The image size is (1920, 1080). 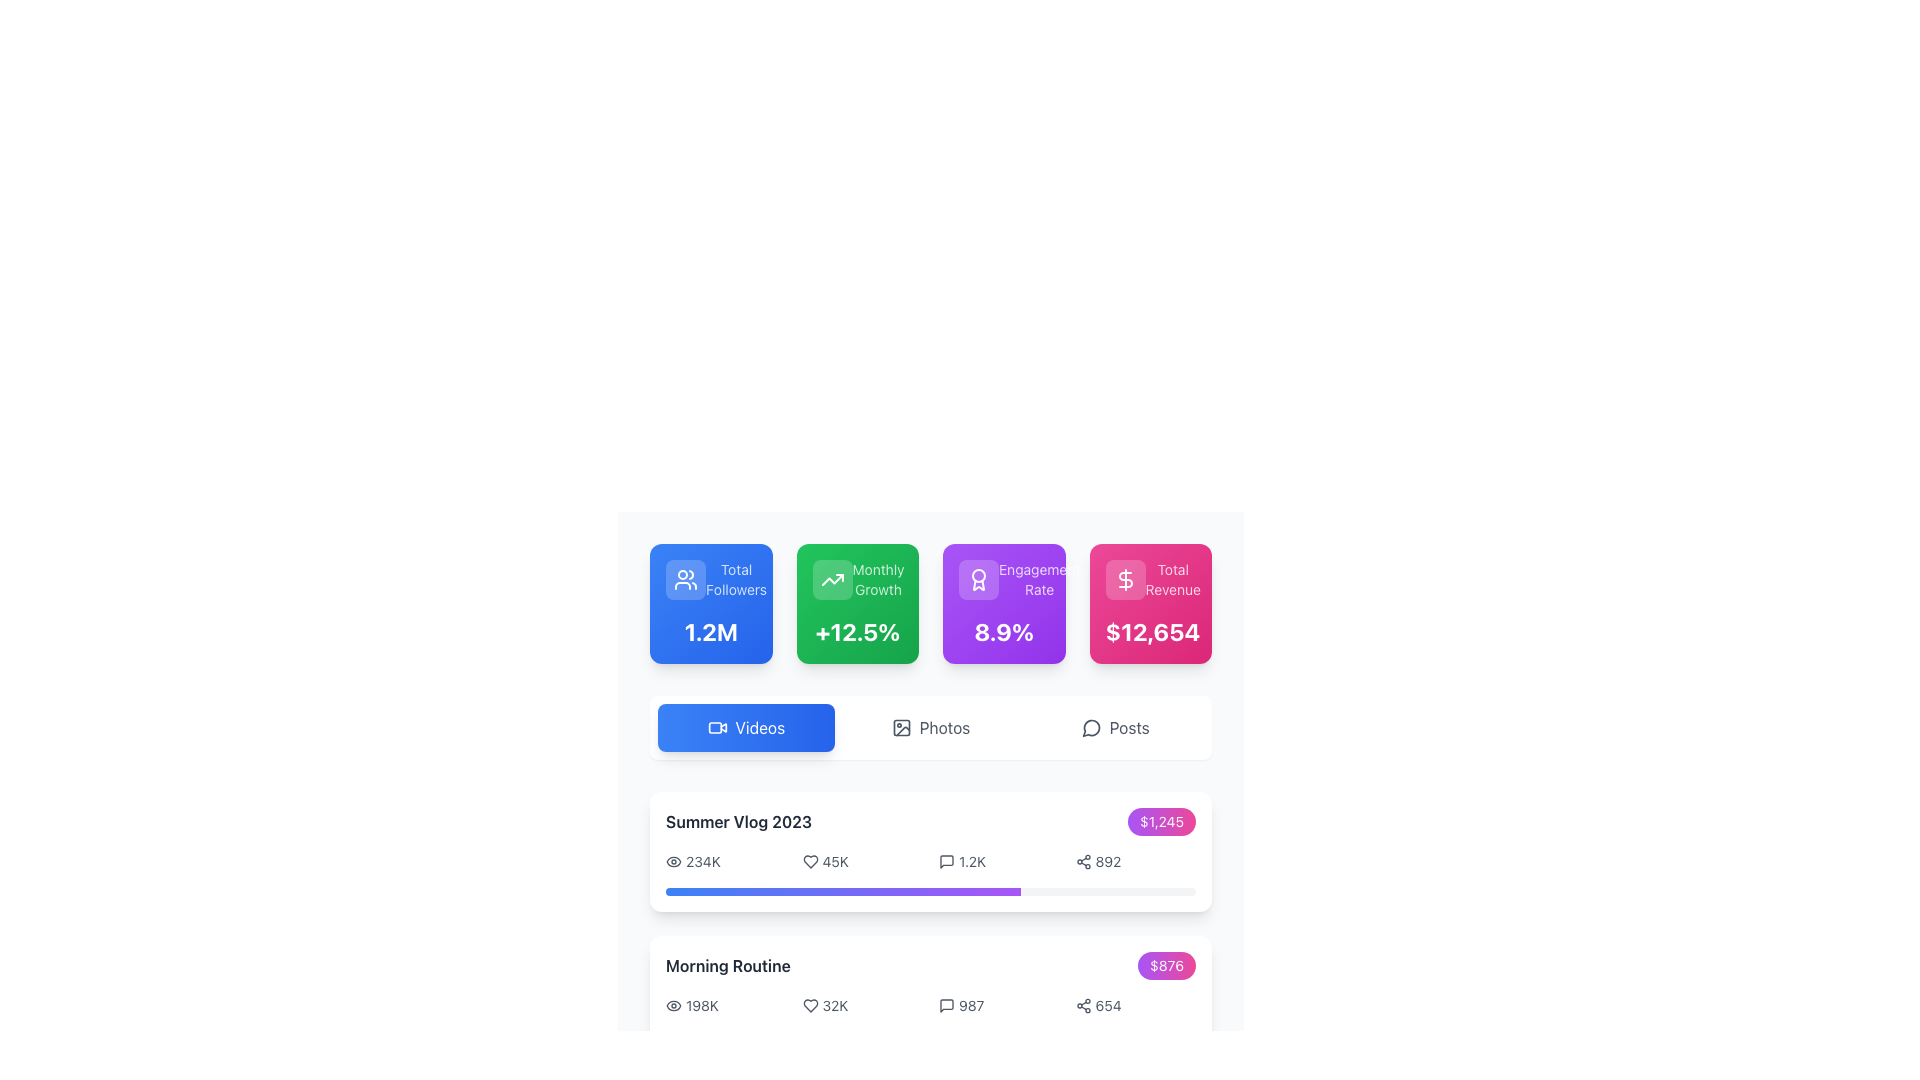 I want to click on the 'like' or 'favorite' icon located to the left of the numerical text '32K' in the 'Morning Routine' section, so click(x=810, y=1006).